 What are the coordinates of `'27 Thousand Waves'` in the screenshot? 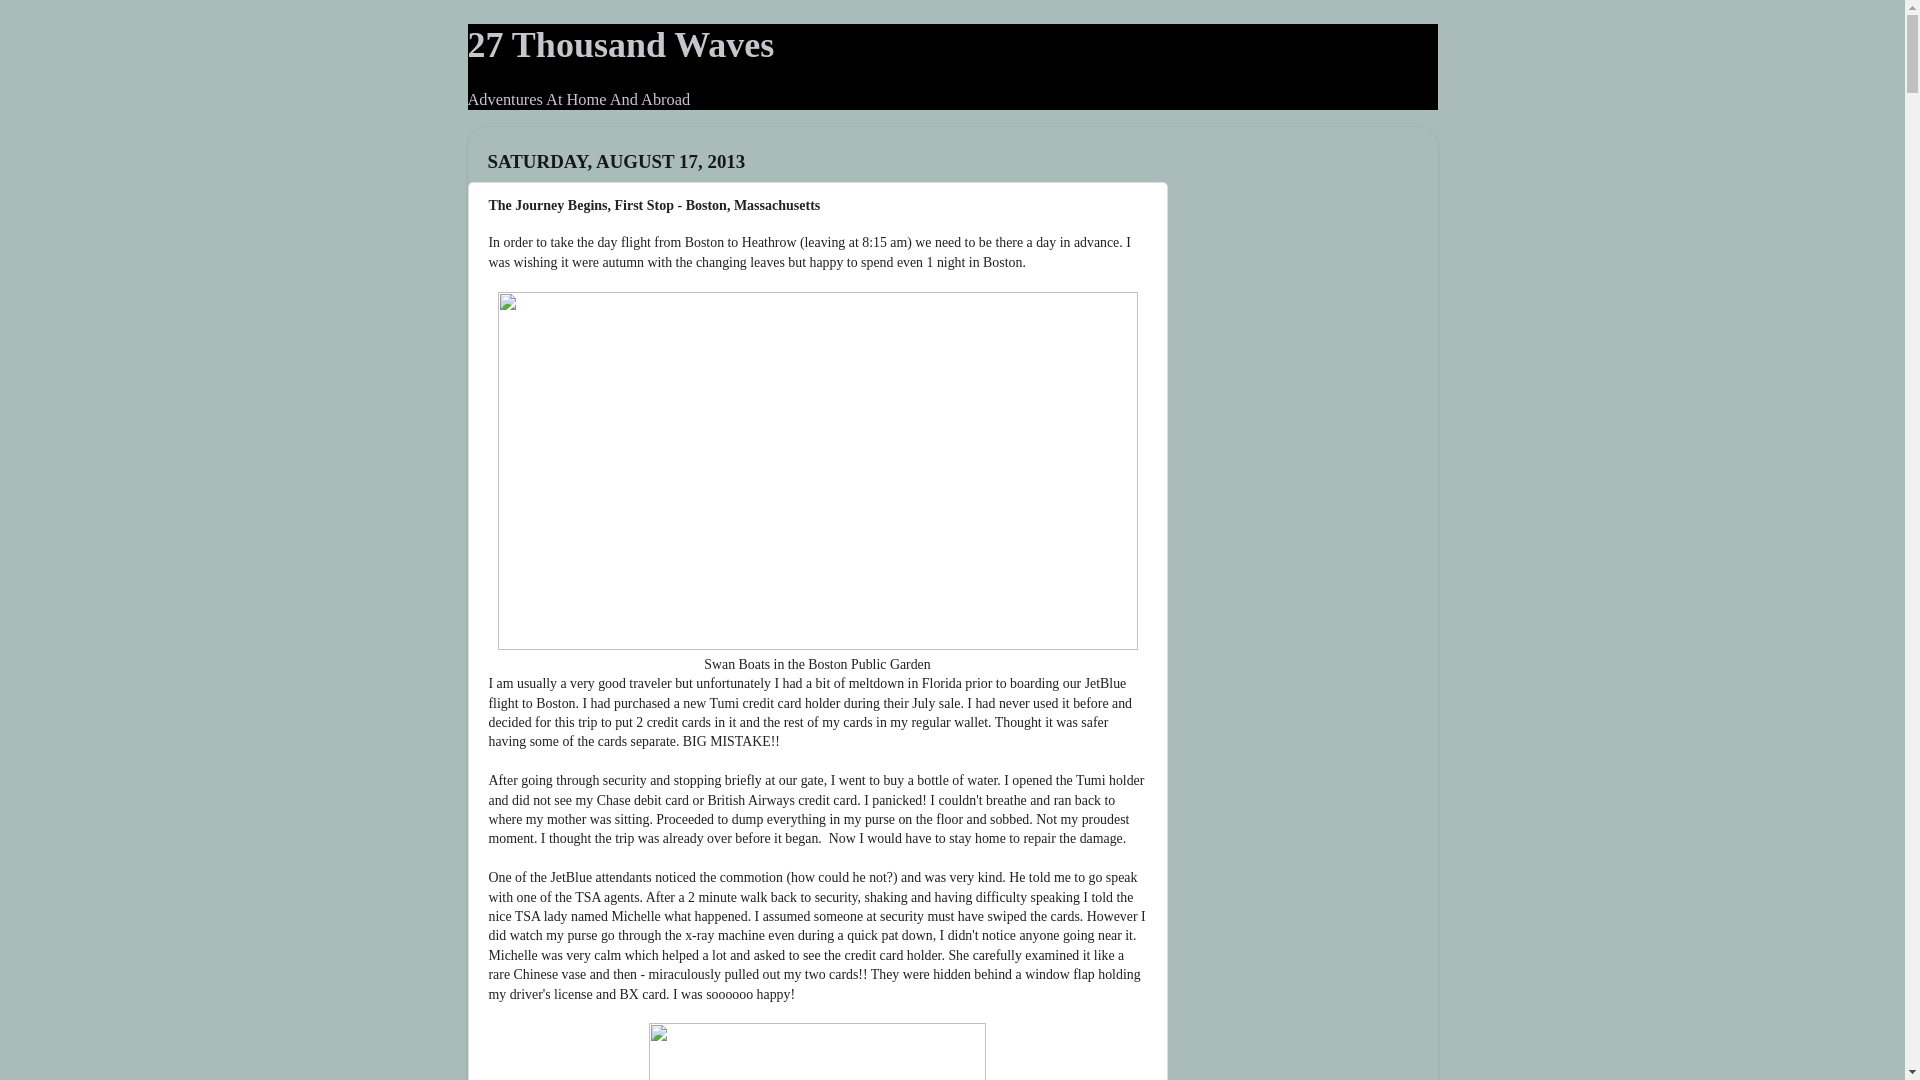 It's located at (620, 45).